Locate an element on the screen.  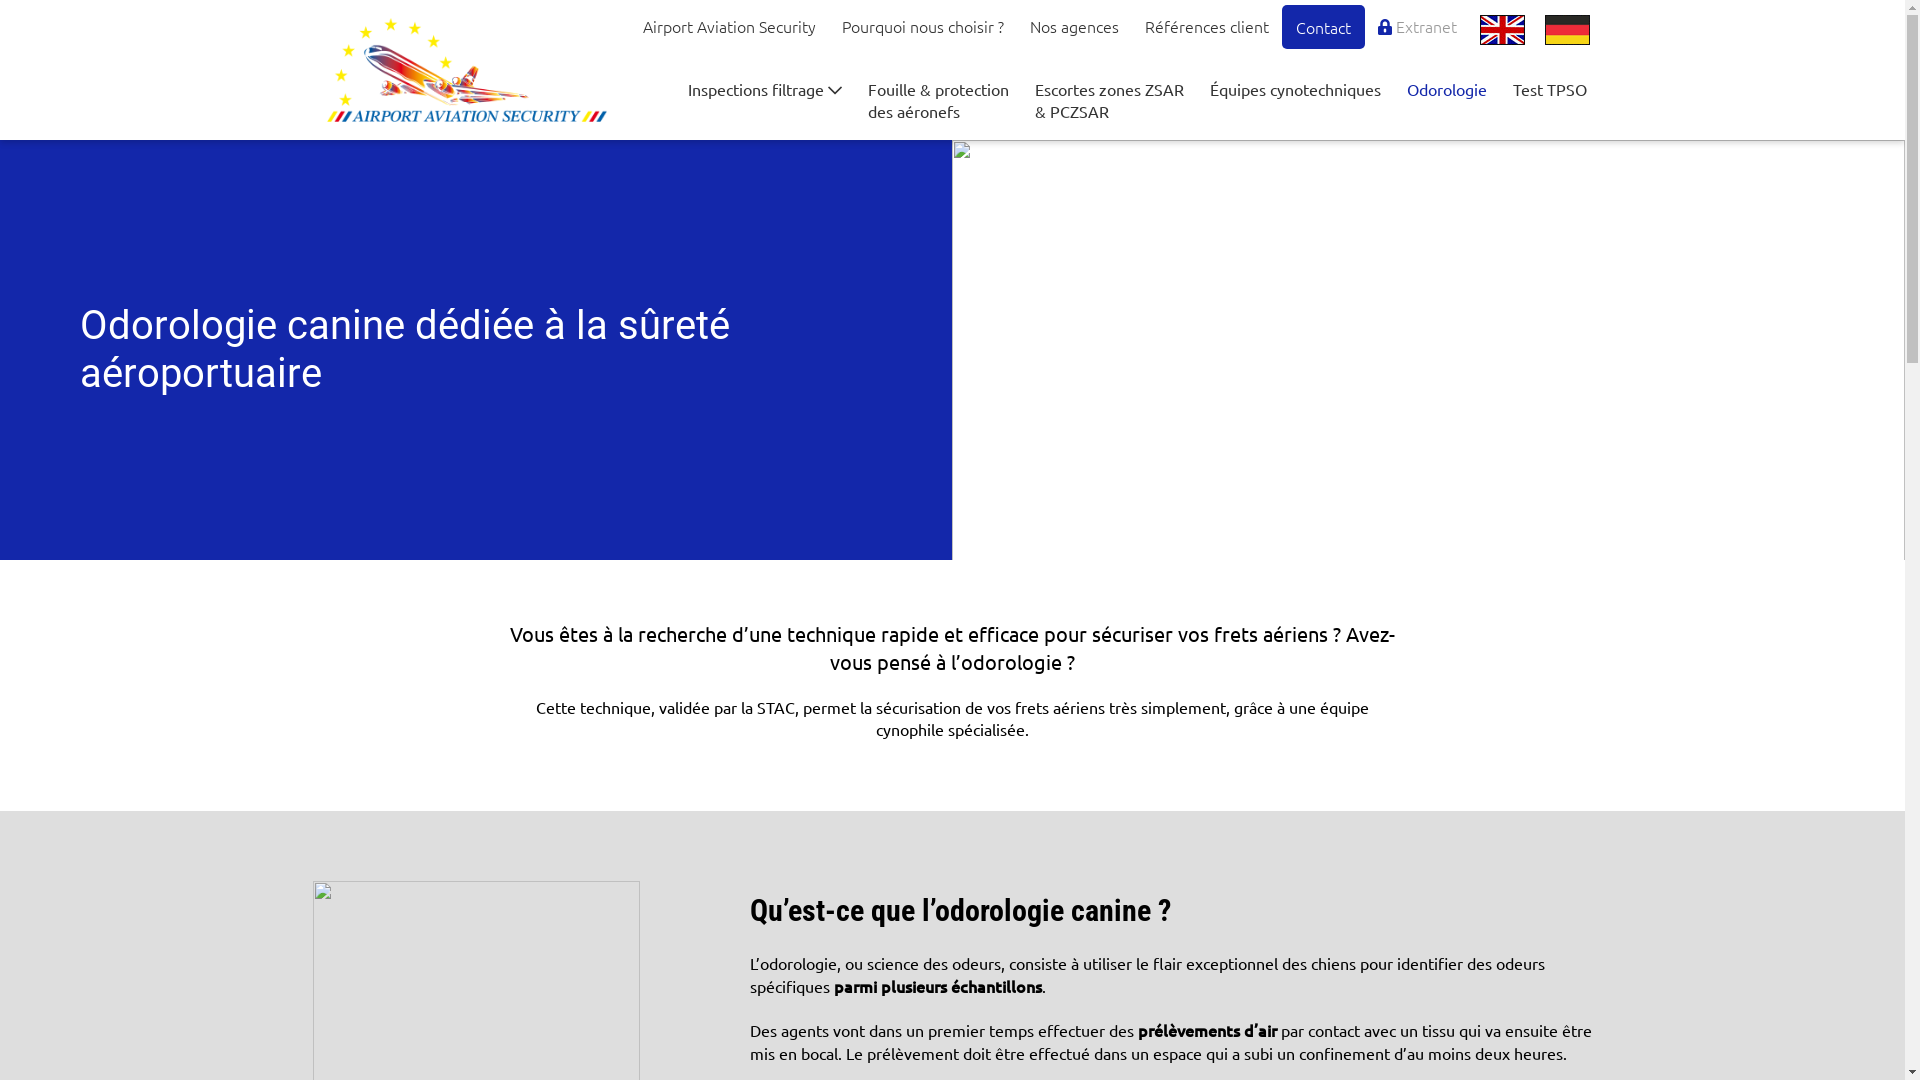
'Extranet' is located at coordinates (1416, 26).